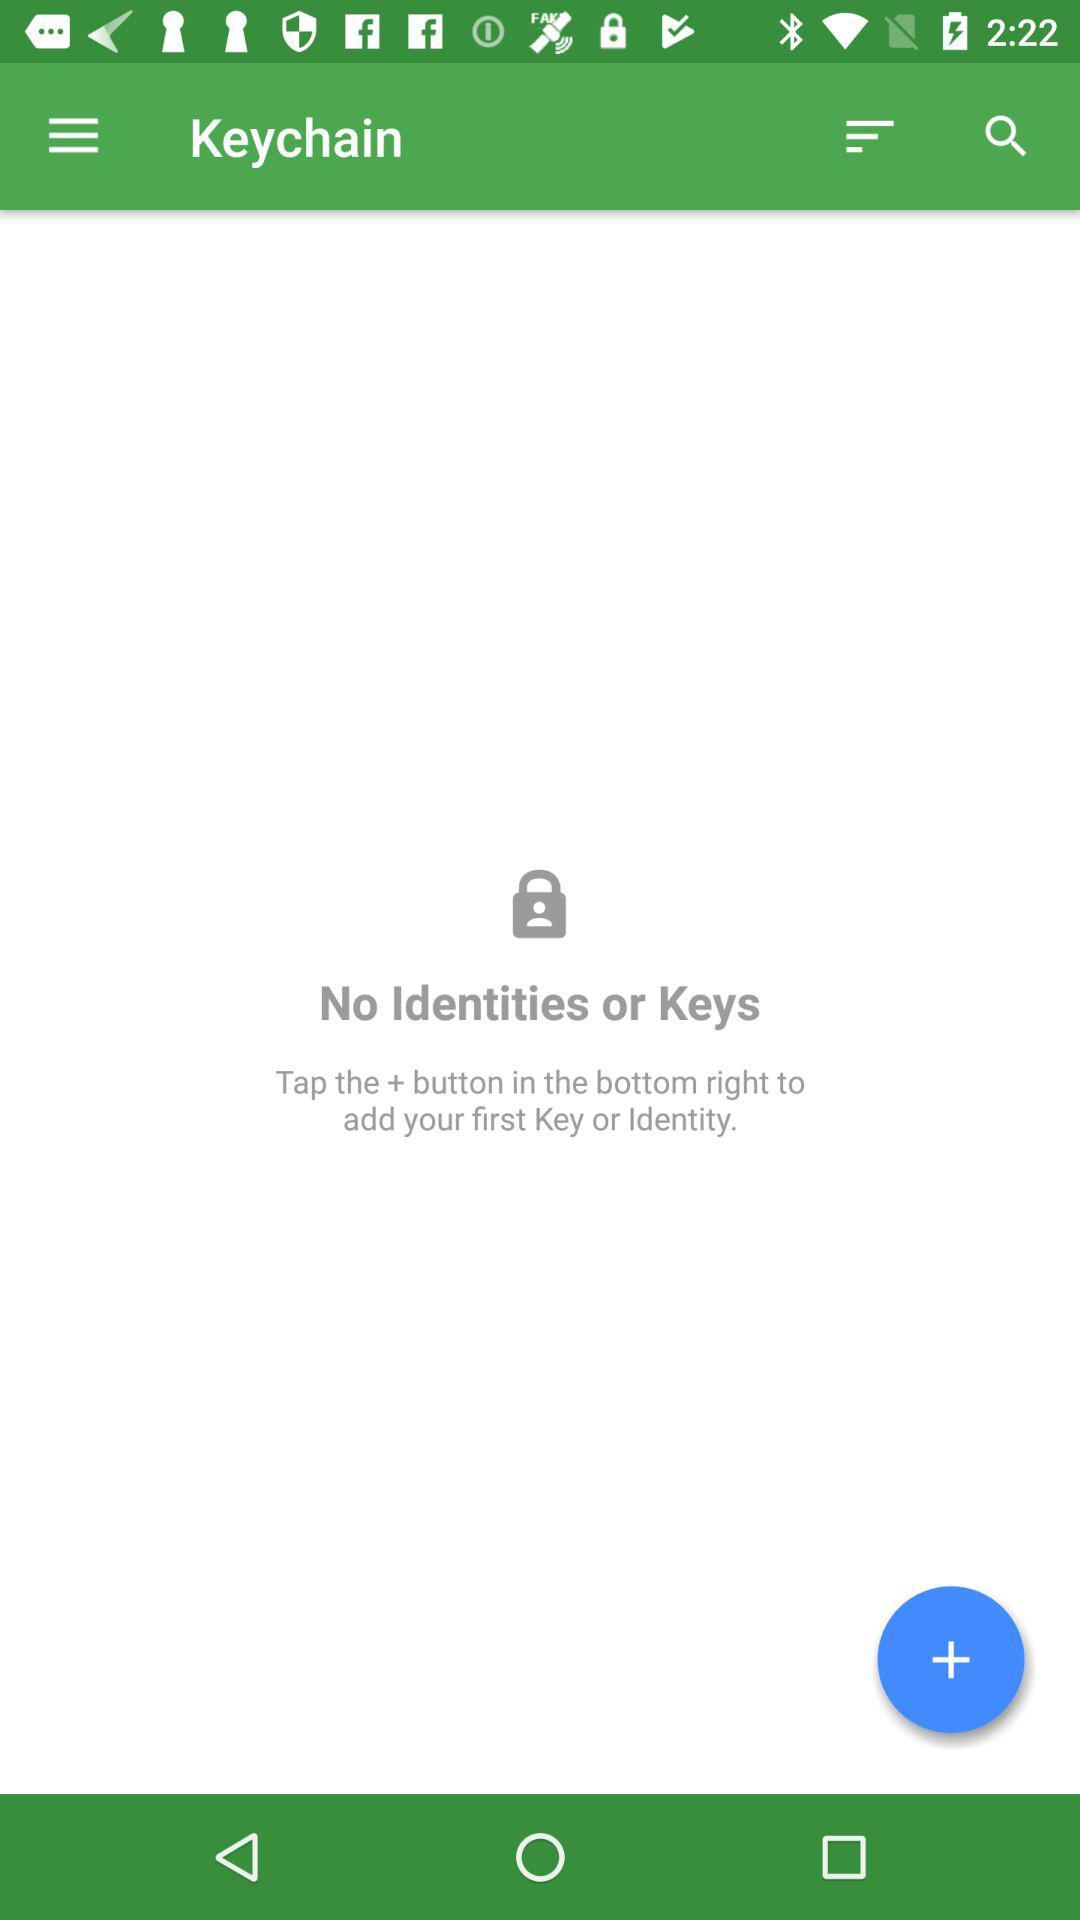  Describe the element at coordinates (950, 1659) in the screenshot. I see `icon` at that location.